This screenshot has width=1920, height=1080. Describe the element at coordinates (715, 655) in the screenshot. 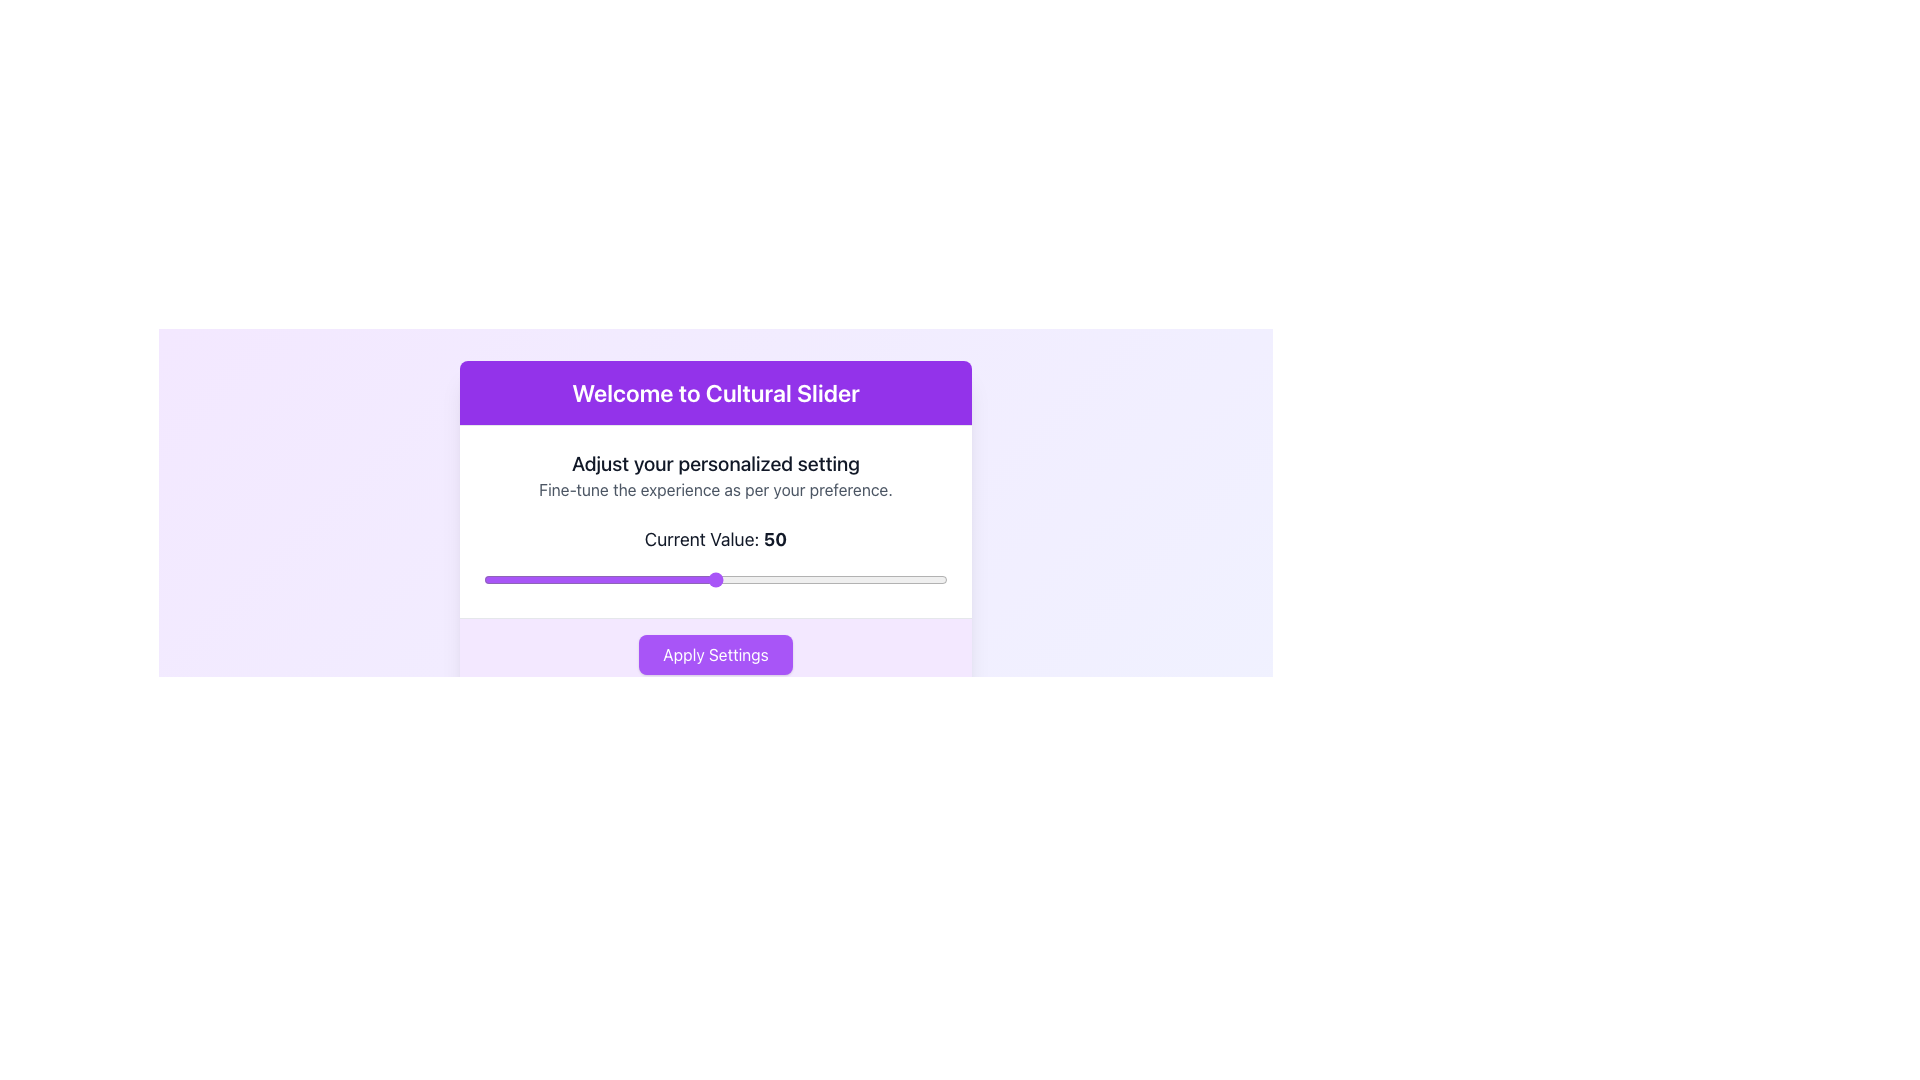

I see `the button with the purple background and white text that says 'Apply Settings' to activate keyboard interaction` at that location.